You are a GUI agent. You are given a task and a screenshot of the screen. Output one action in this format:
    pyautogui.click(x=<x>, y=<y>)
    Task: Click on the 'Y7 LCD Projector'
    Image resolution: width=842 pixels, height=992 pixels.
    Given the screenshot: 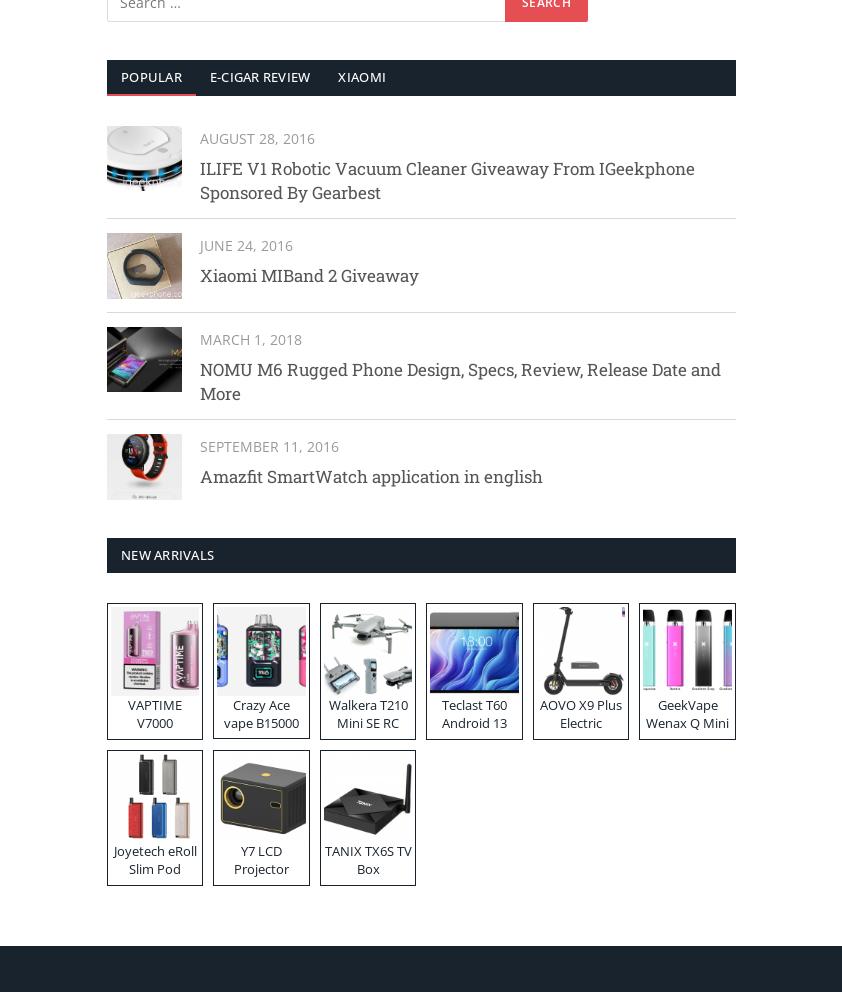 What is the action you would take?
    pyautogui.click(x=261, y=858)
    